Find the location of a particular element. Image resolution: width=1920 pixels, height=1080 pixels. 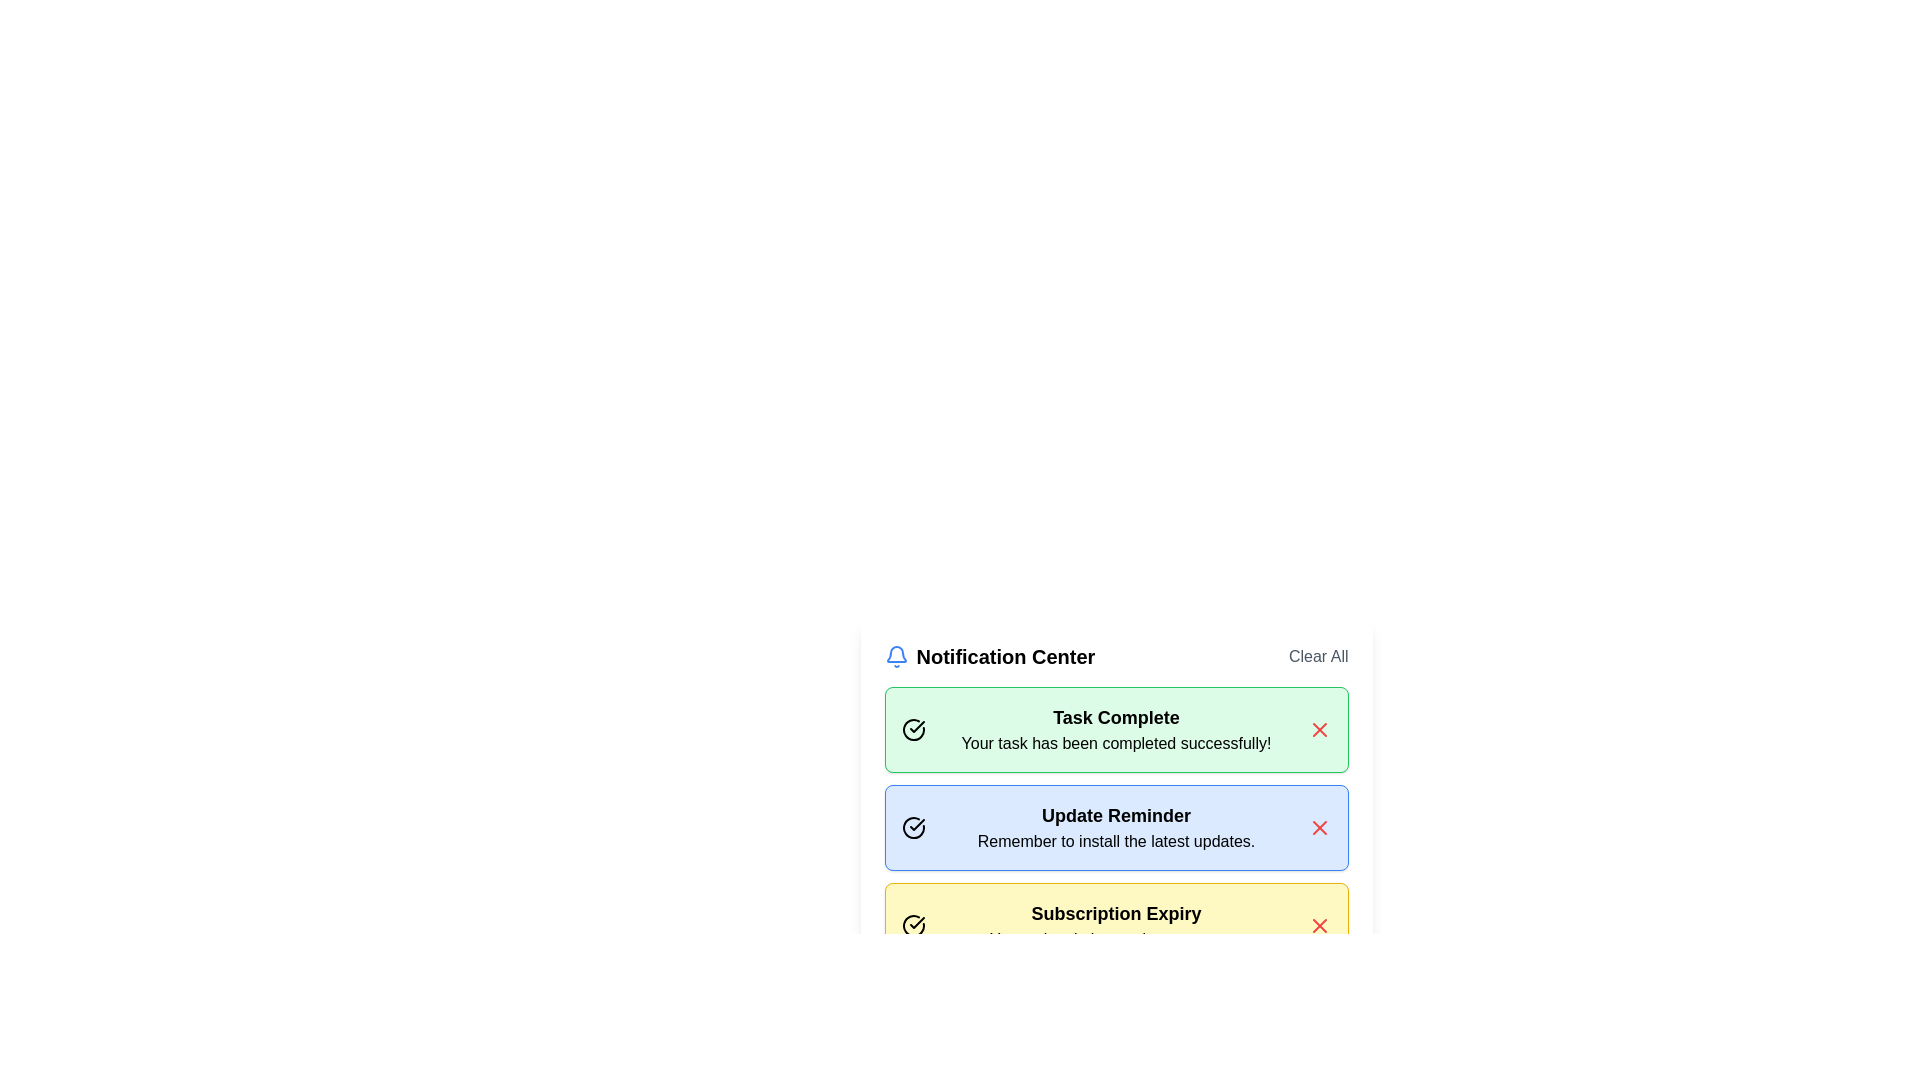

the blue bell icon located to the left of the 'Notification Center' text is located at coordinates (895, 656).